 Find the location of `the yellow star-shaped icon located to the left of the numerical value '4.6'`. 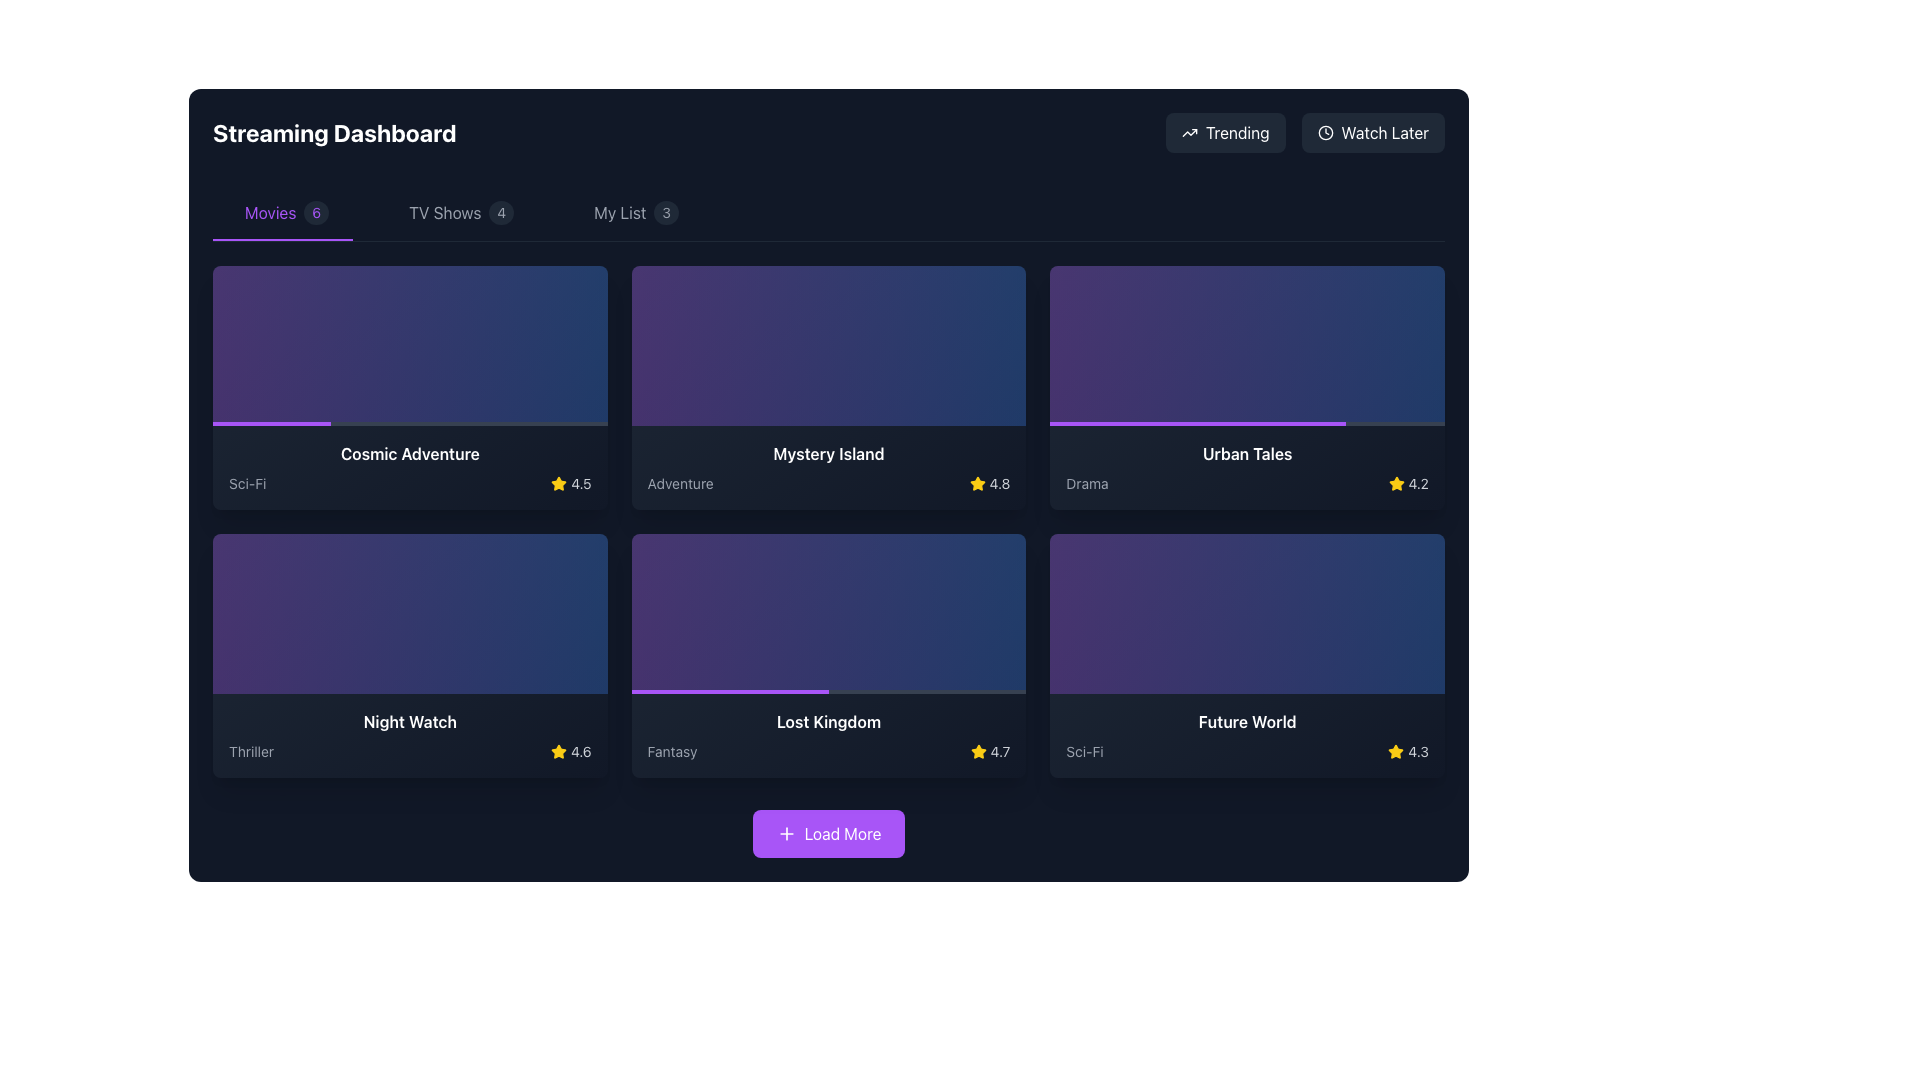

the yellow star-shaped icon located to the left of the numerical value '4.6' is located at coordinates (559, 752).